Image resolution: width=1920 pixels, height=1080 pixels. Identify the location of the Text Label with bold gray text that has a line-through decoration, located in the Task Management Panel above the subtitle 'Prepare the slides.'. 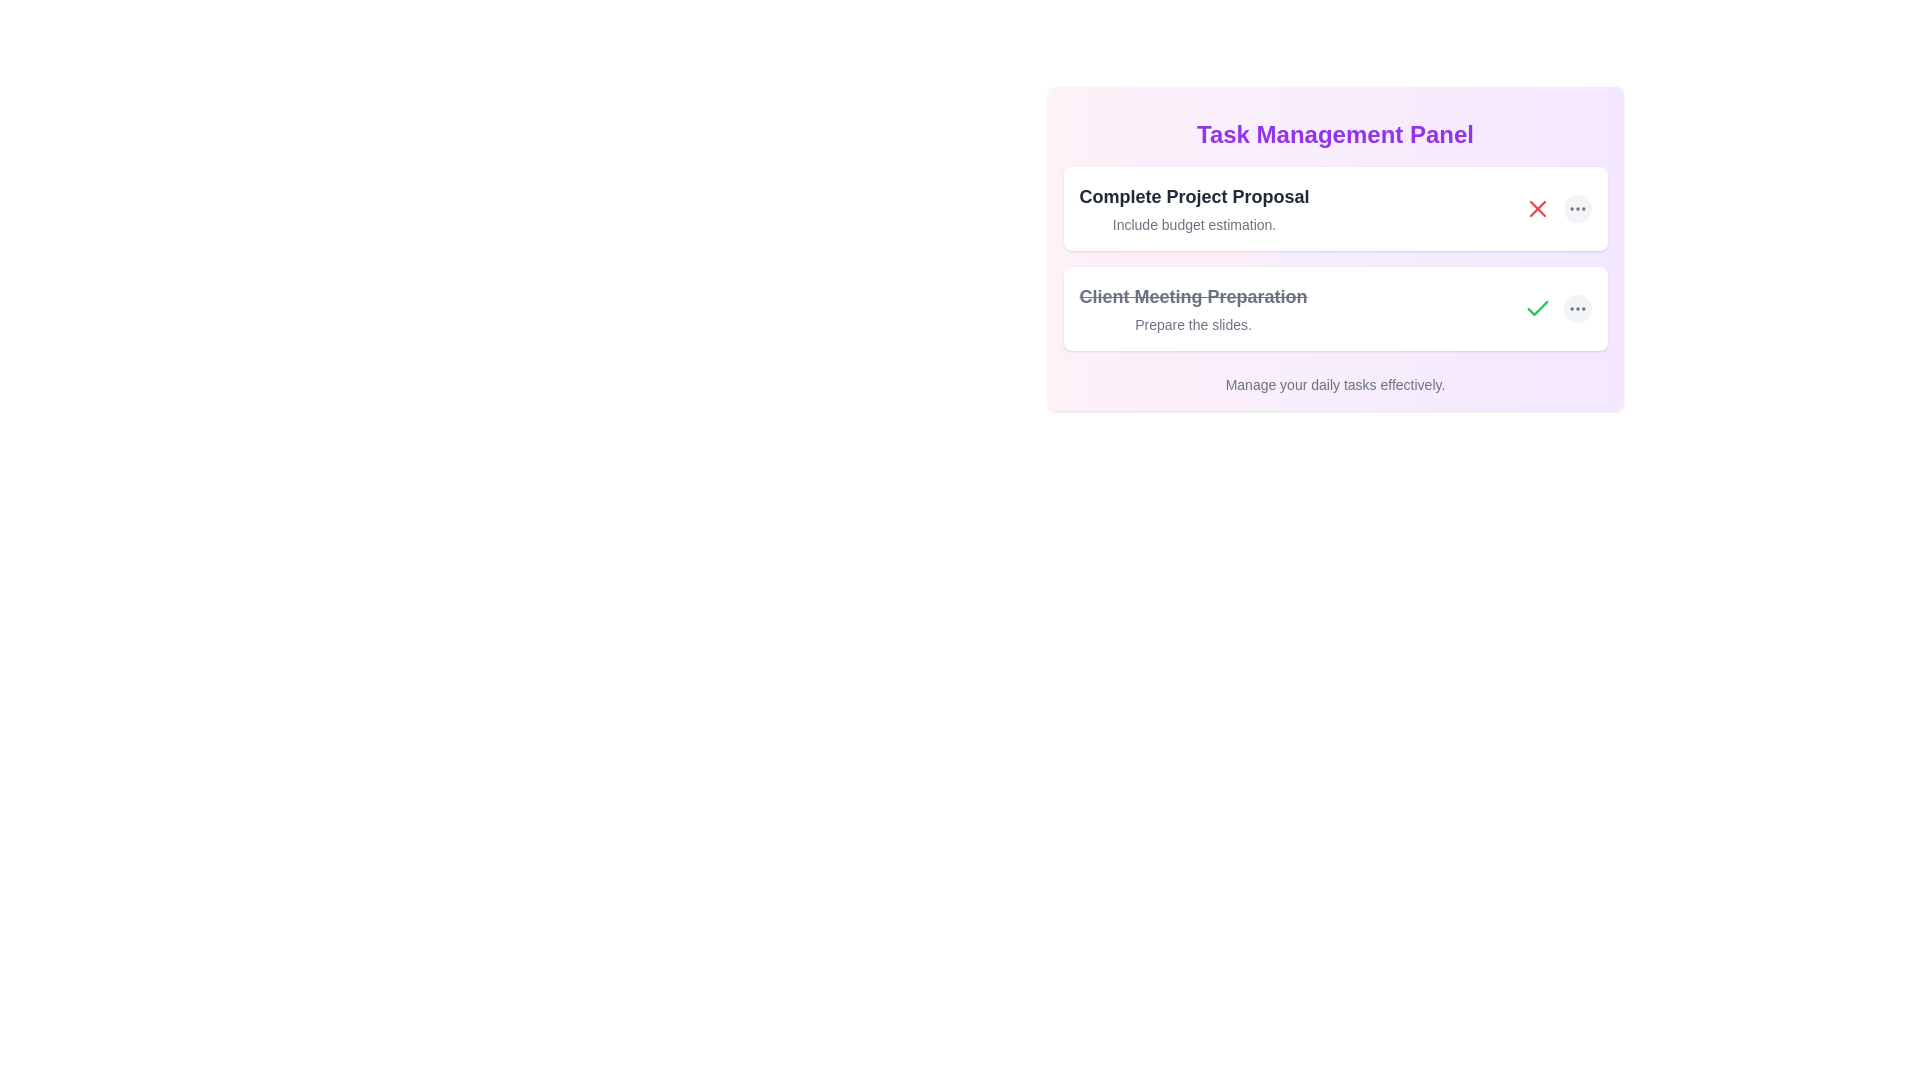
(1193, 297).